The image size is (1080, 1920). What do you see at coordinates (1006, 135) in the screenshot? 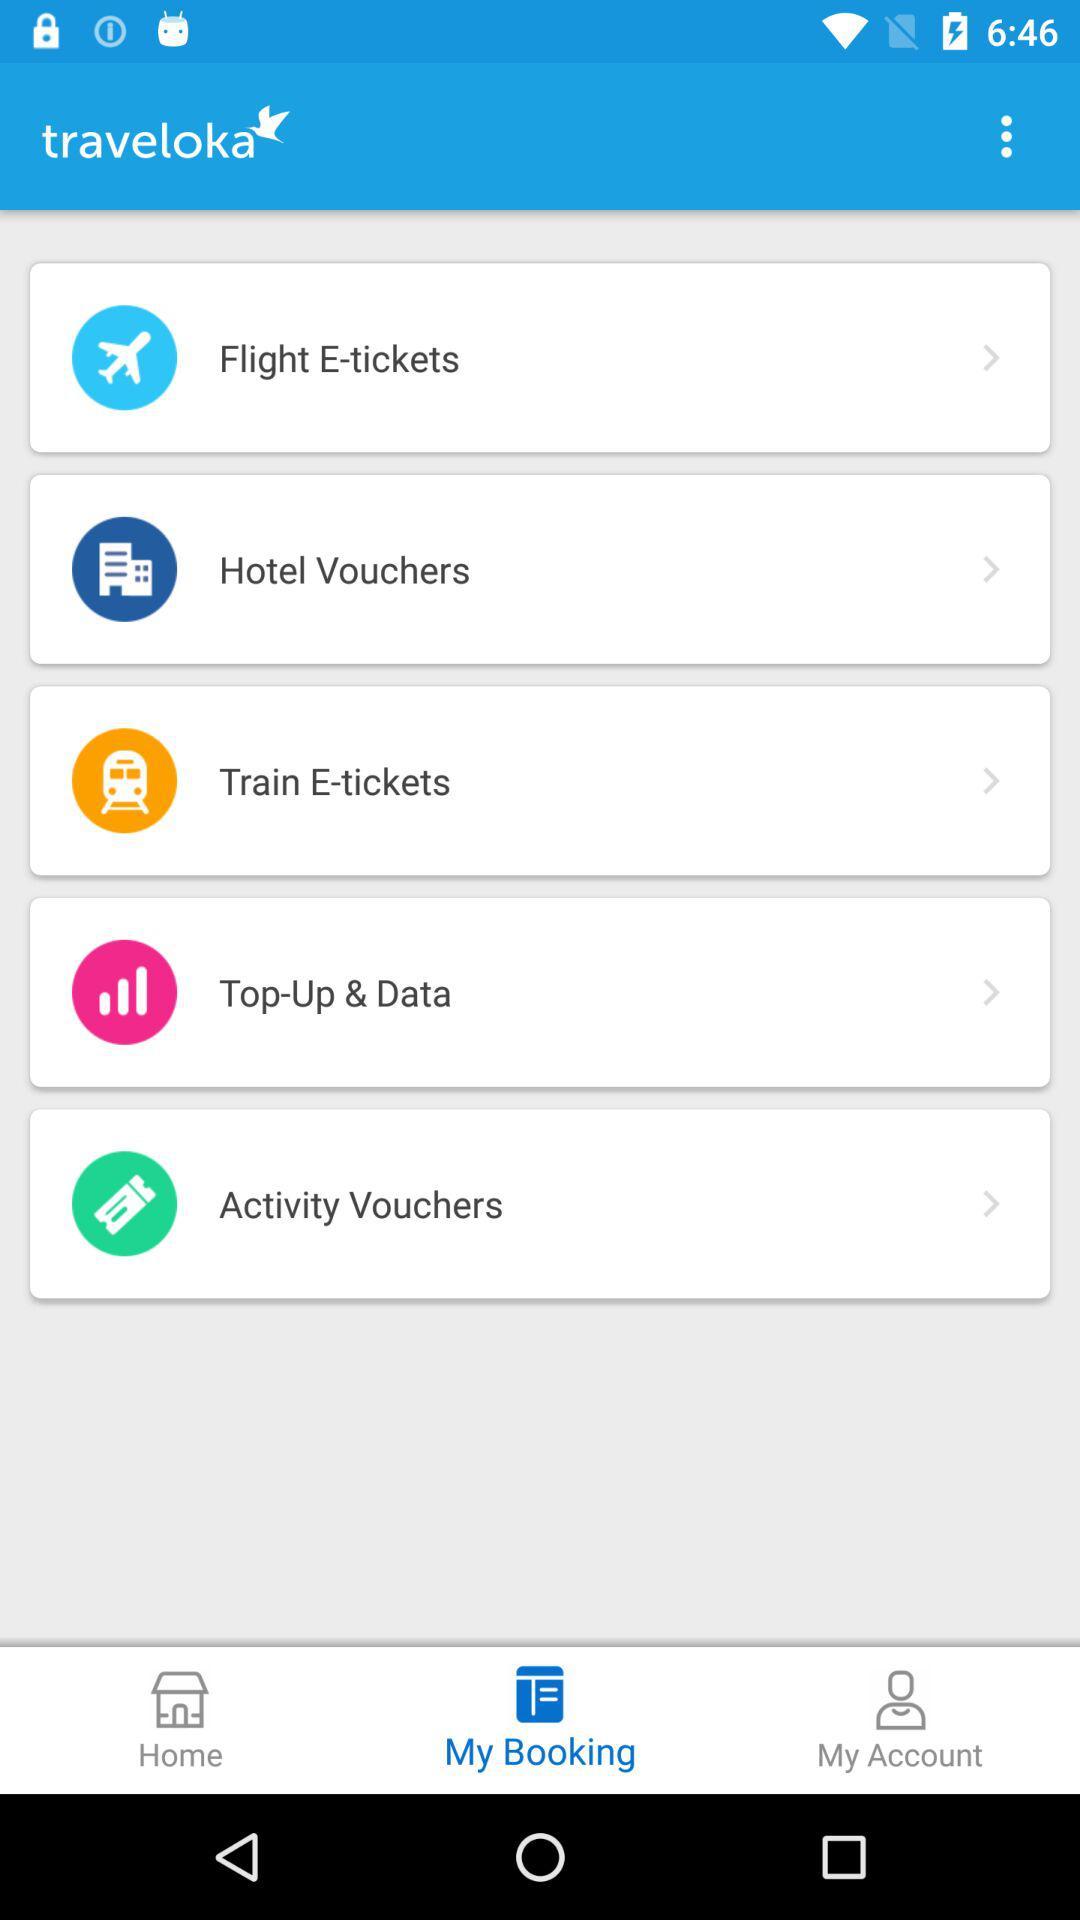
I see `additional options` at bounding box center [1006, 135].